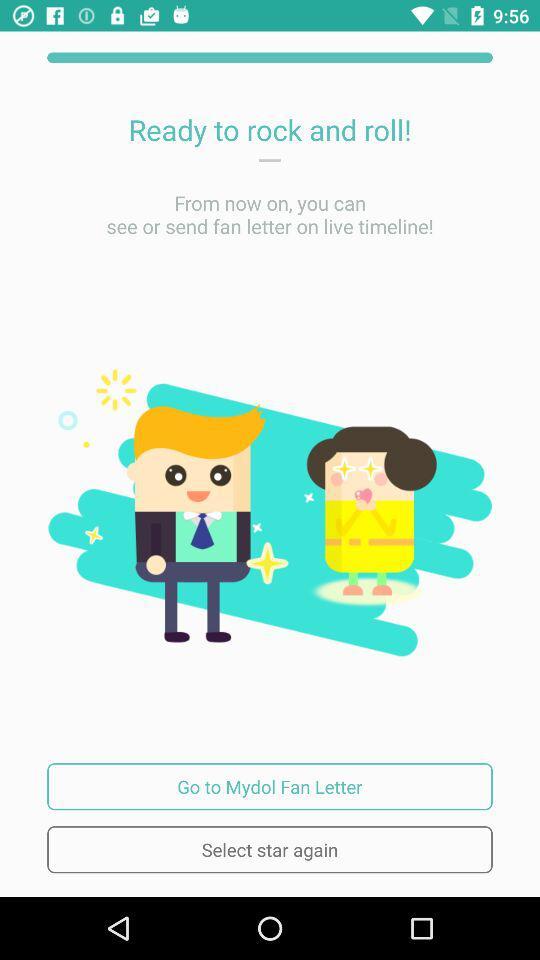  Describe the element at coordinates (270, 786) in the screenshot. I see `icon above the select star again item` at that location.